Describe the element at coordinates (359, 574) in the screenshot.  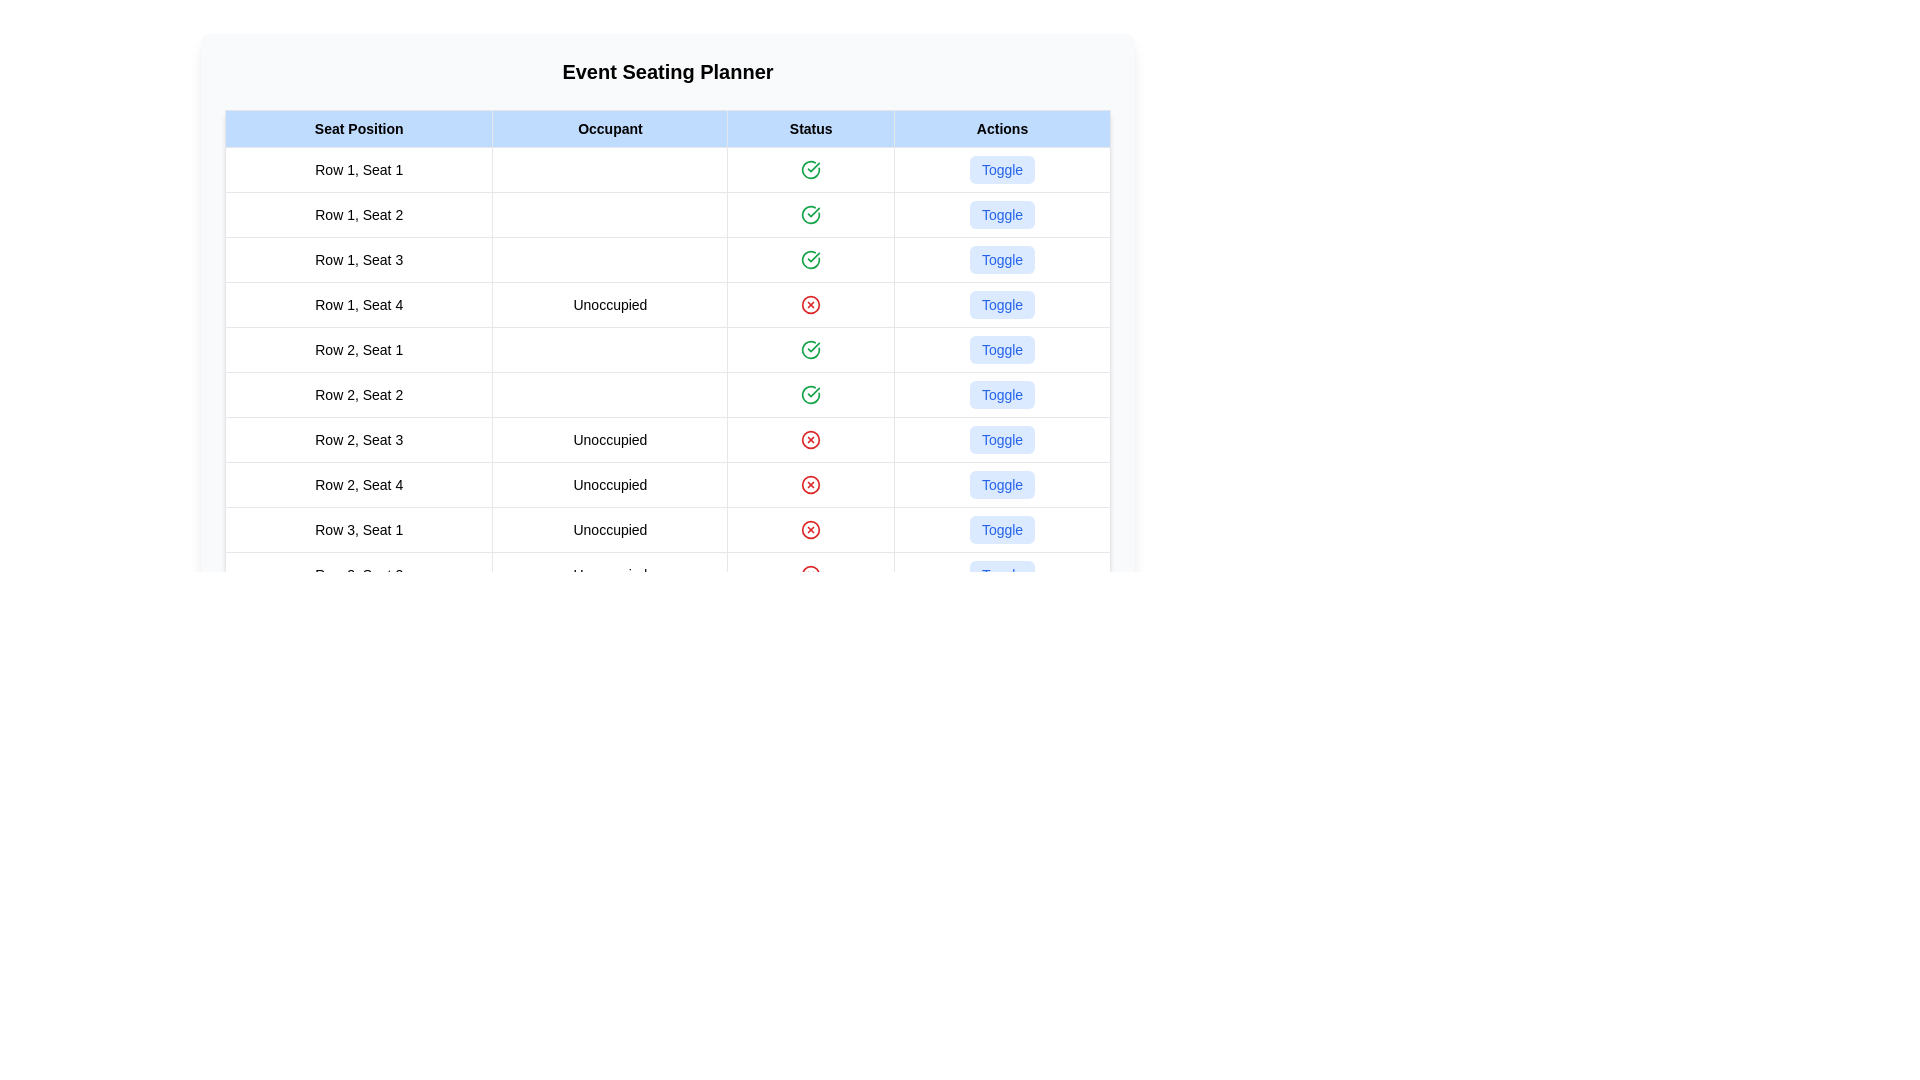
I see `text of the Text component that identifies 'Row 3, Seat 2' in the first column of the table` at that location.